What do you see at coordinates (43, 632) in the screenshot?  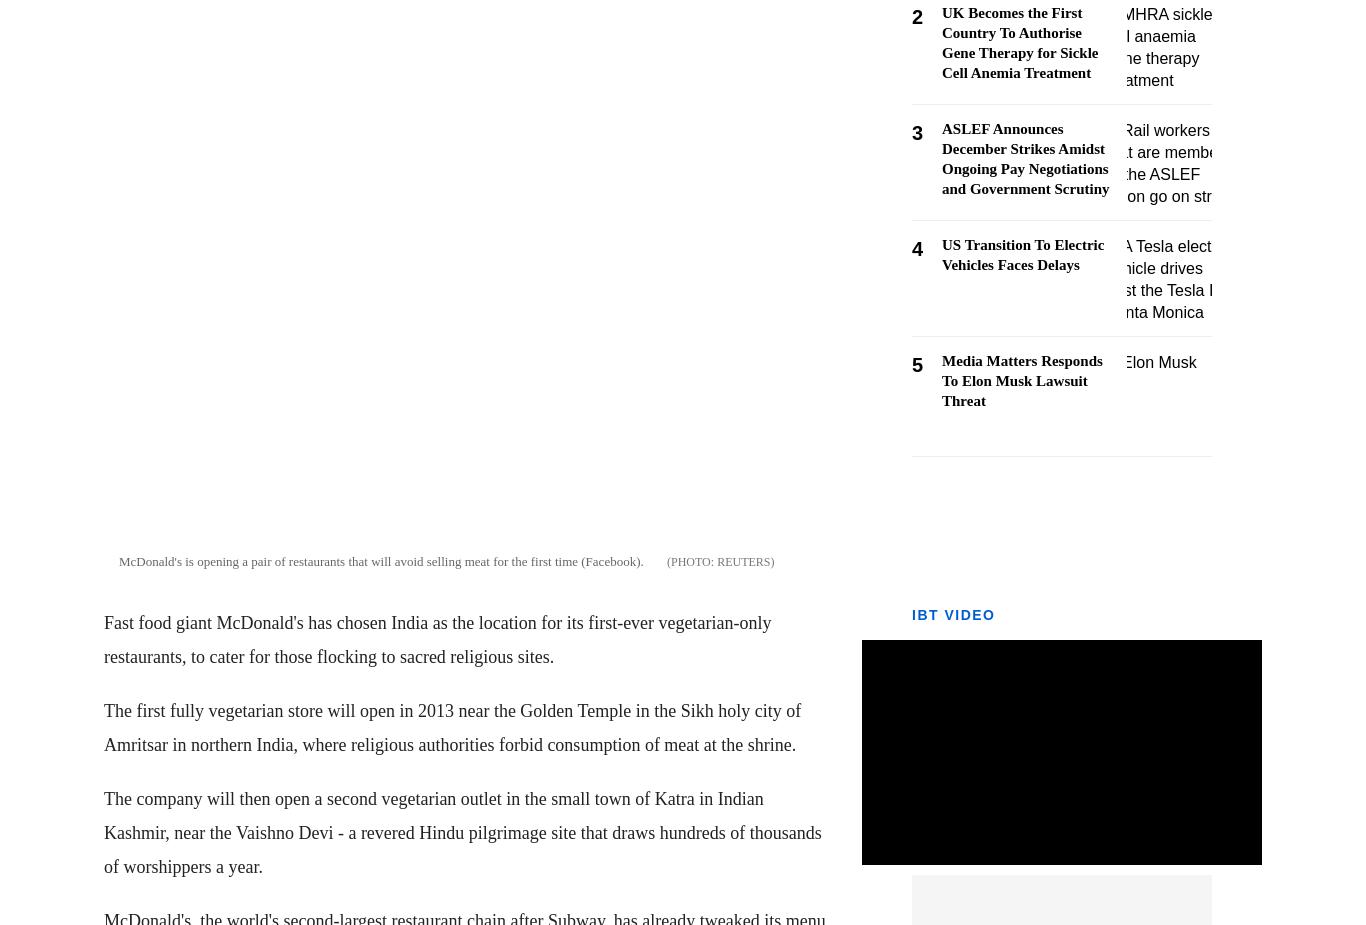 I see `'- eSports'` at bounding box center [43, 632].